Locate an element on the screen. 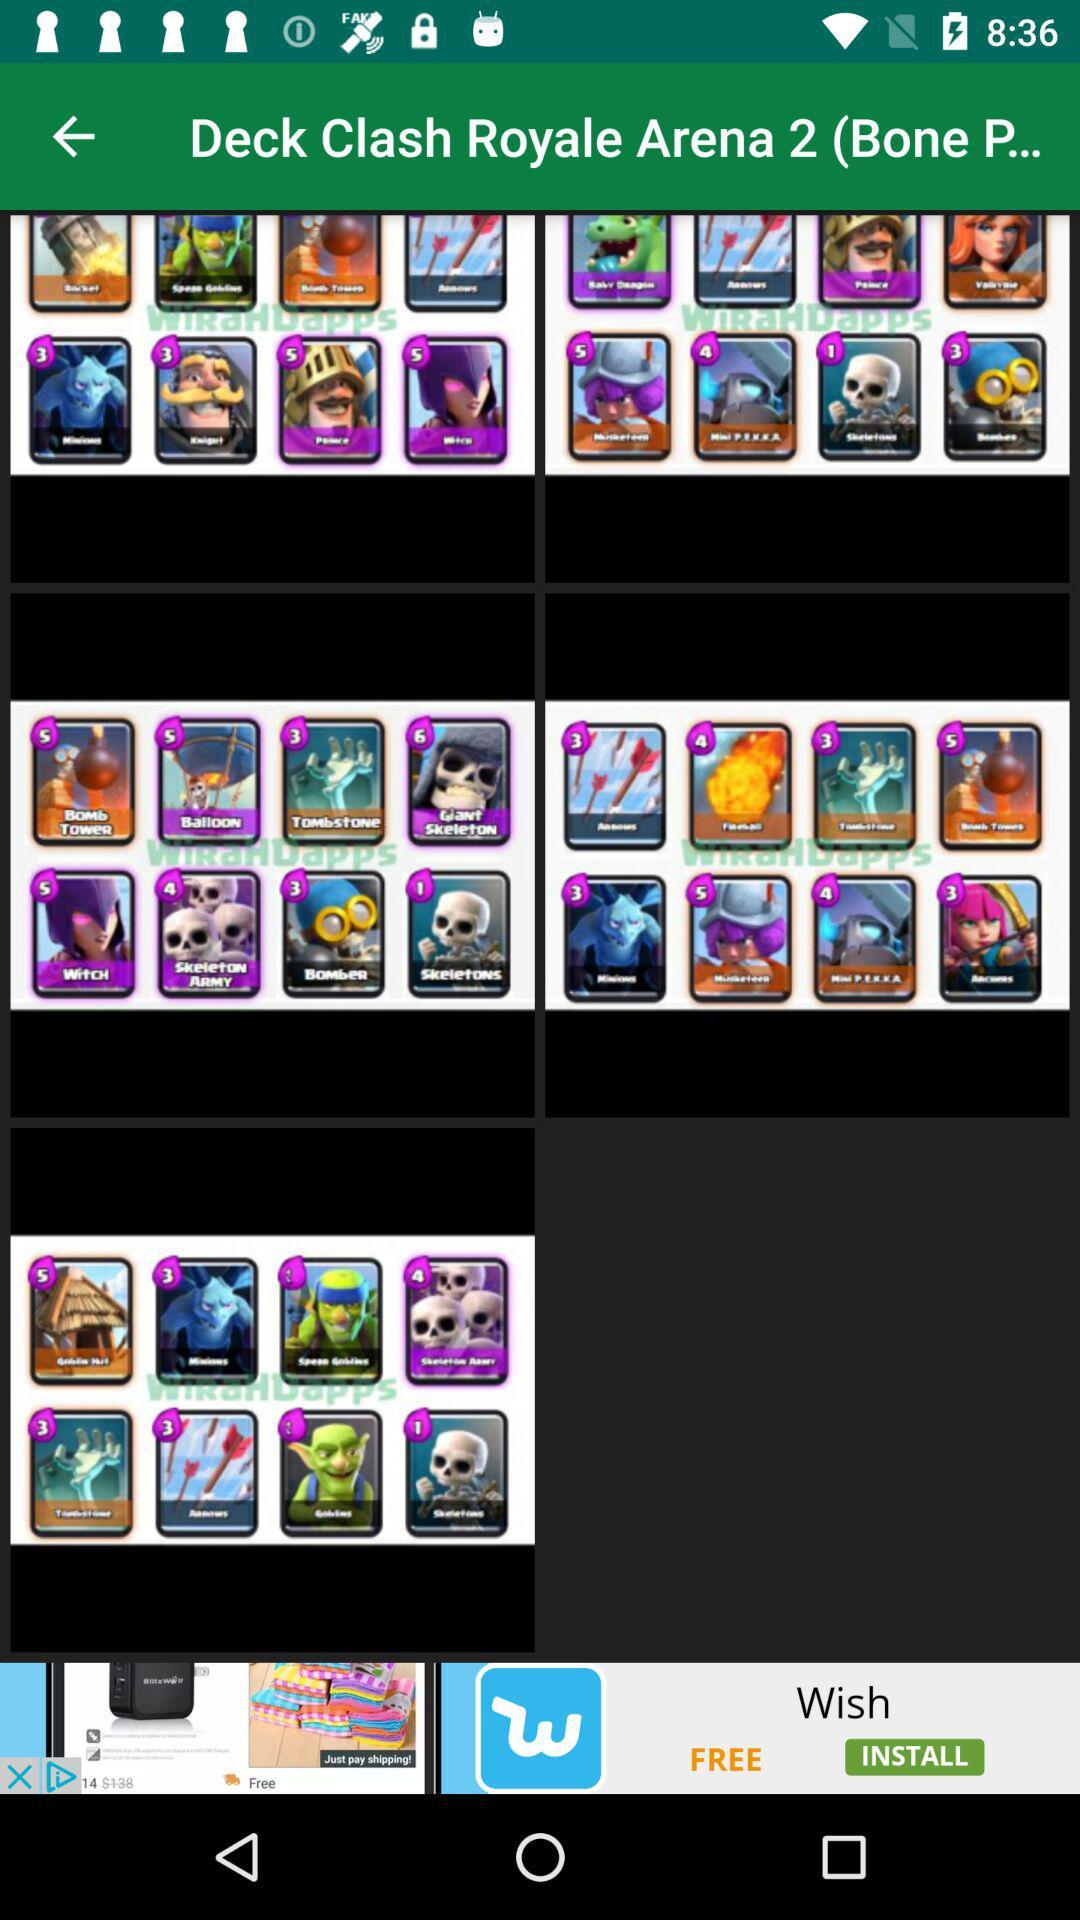 Image resolution: width=1080 pixels, height=1920 pixels. the second block from top right is located at coordinates (806, 855).